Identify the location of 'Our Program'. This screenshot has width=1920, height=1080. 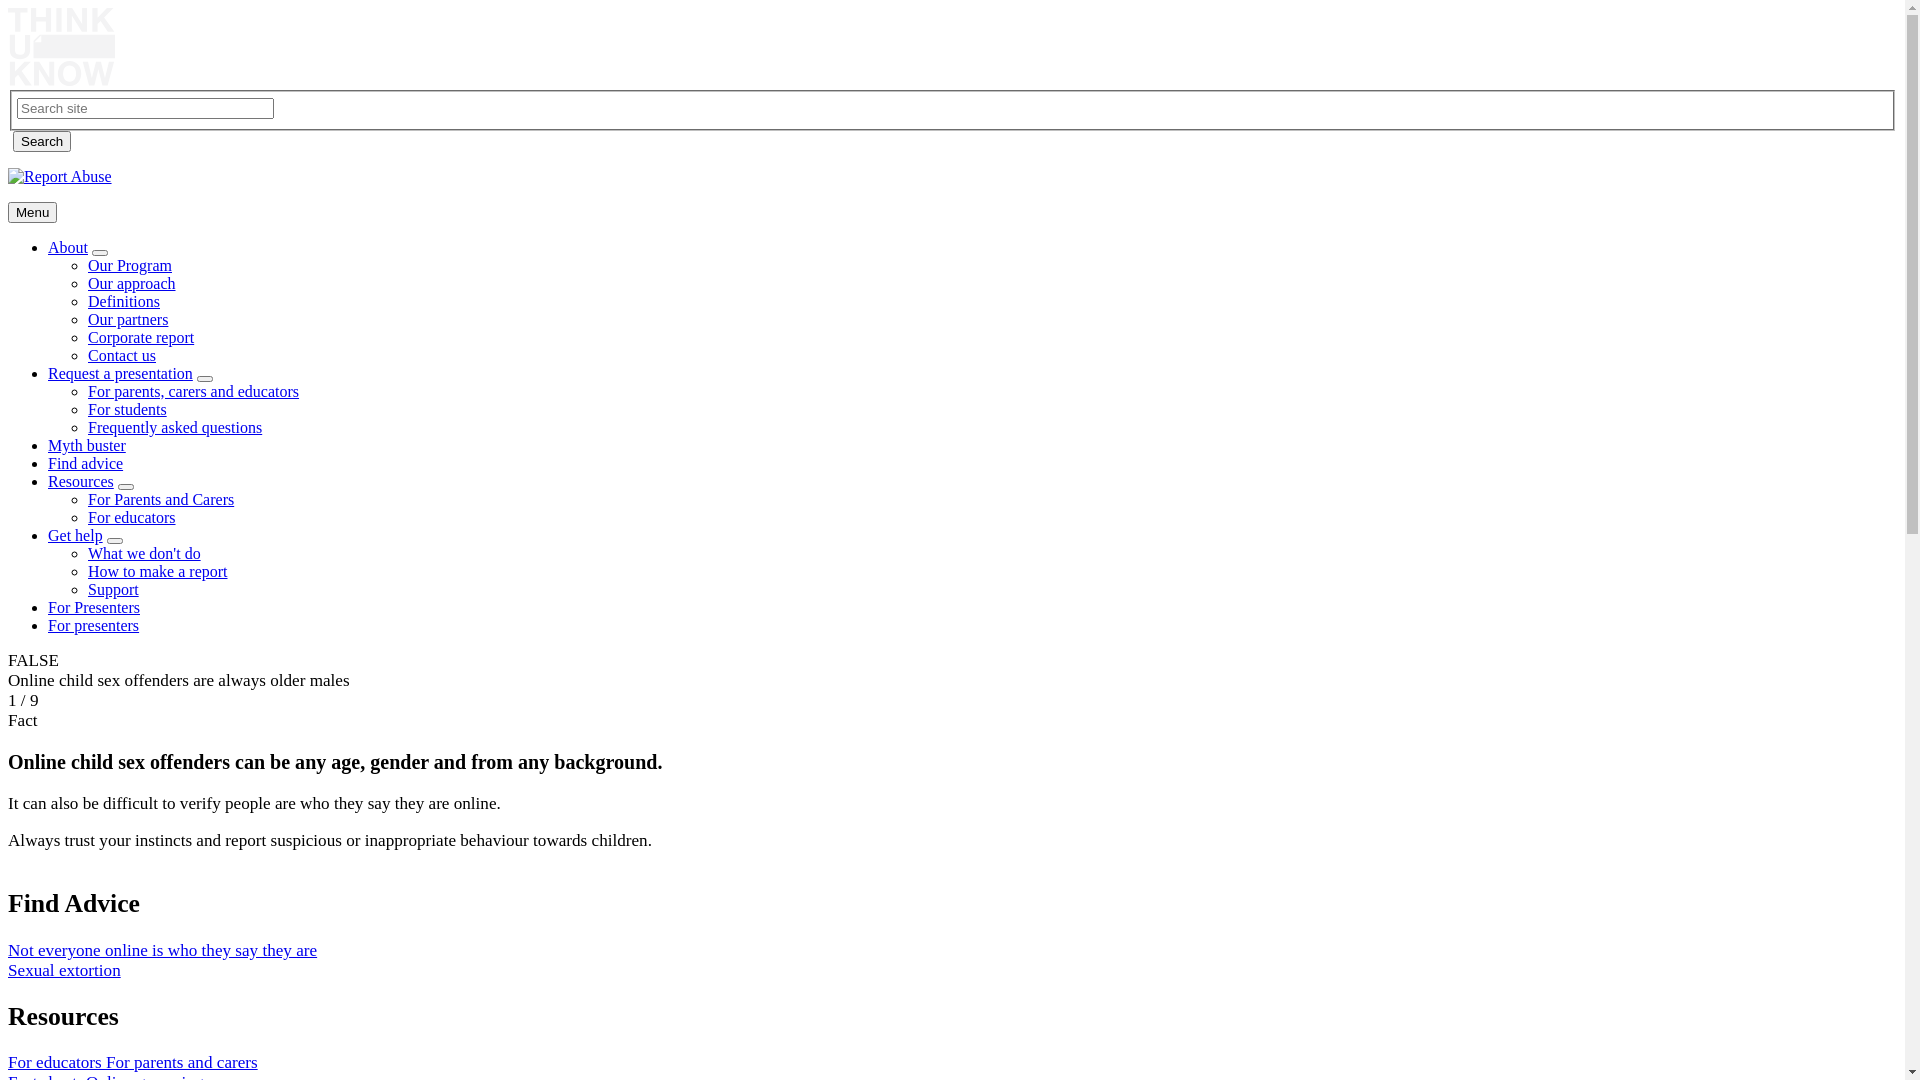
(128, 264).